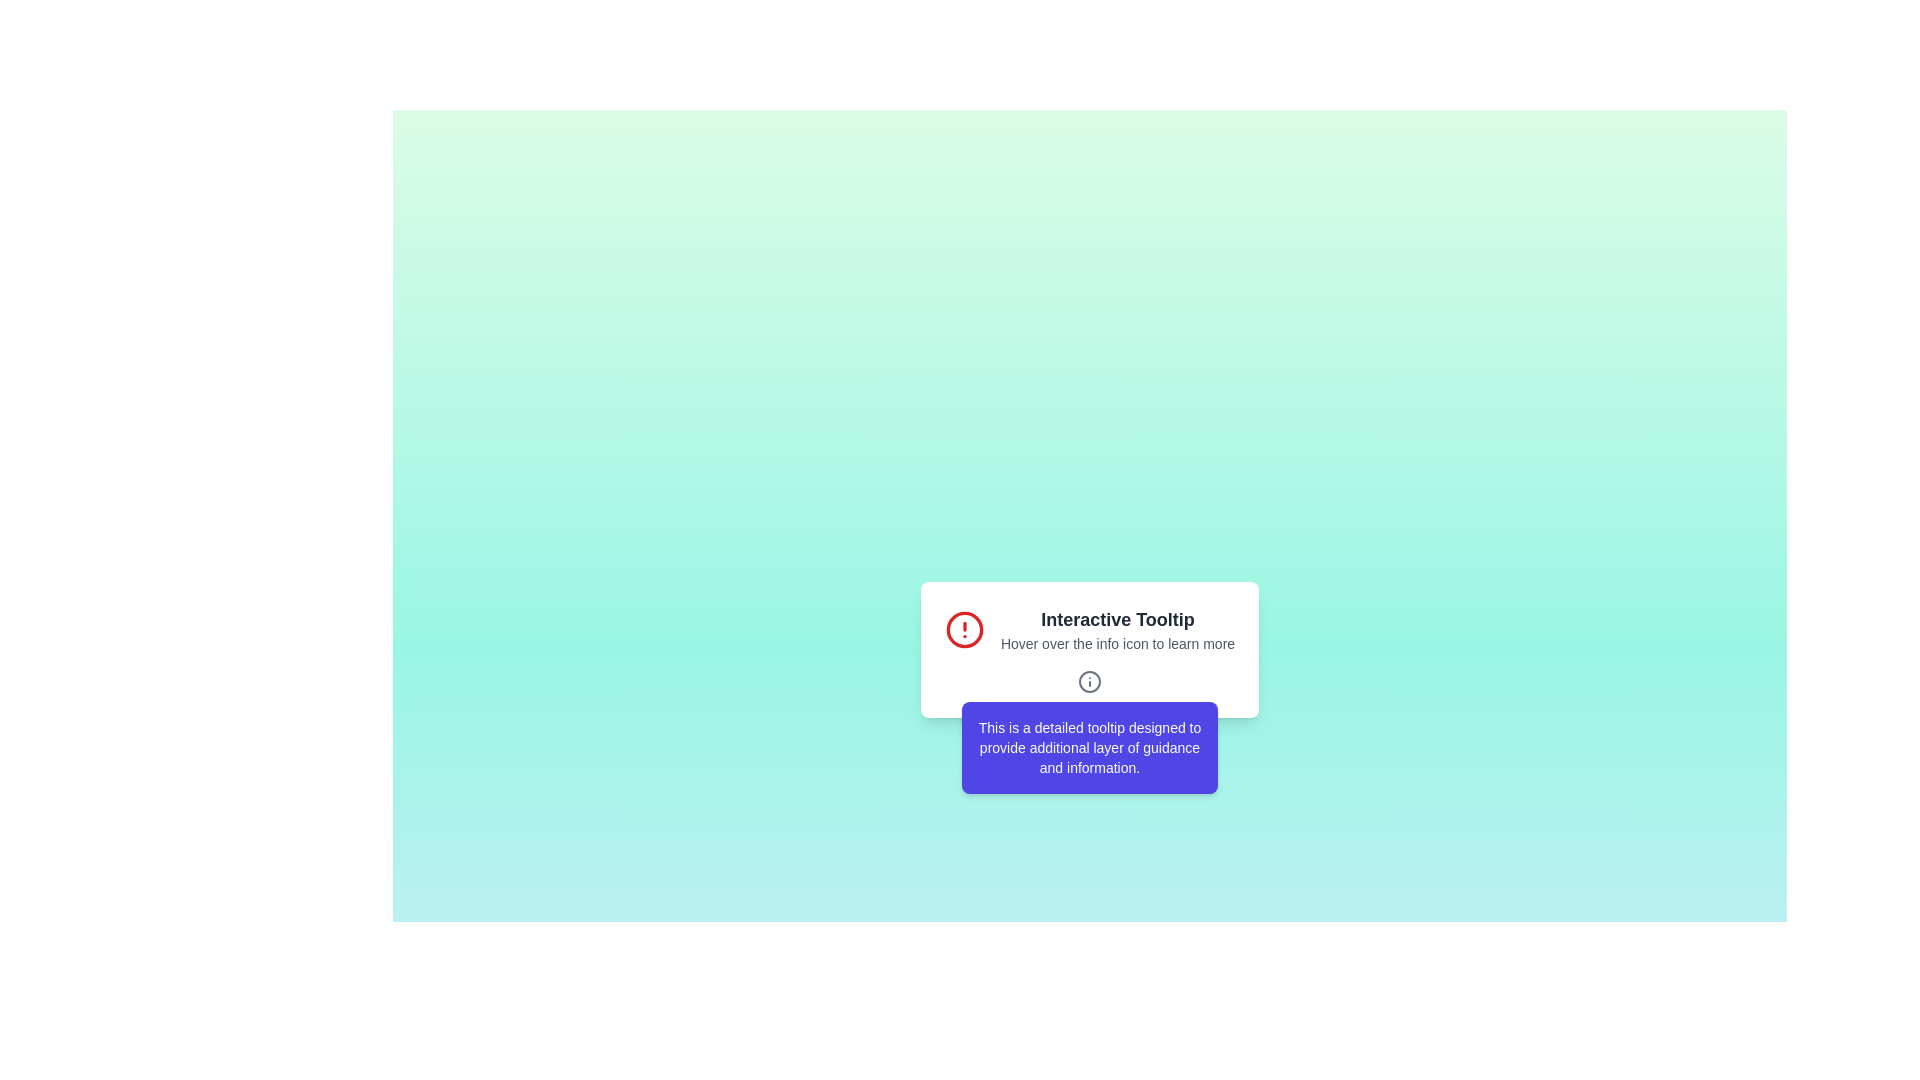 This screenshot has height=1080, width=1920. I want to click on the Tooltip box positioned below the 'Interactive Tooltip' content box to read the detailed information provided, so click(1088, 748).